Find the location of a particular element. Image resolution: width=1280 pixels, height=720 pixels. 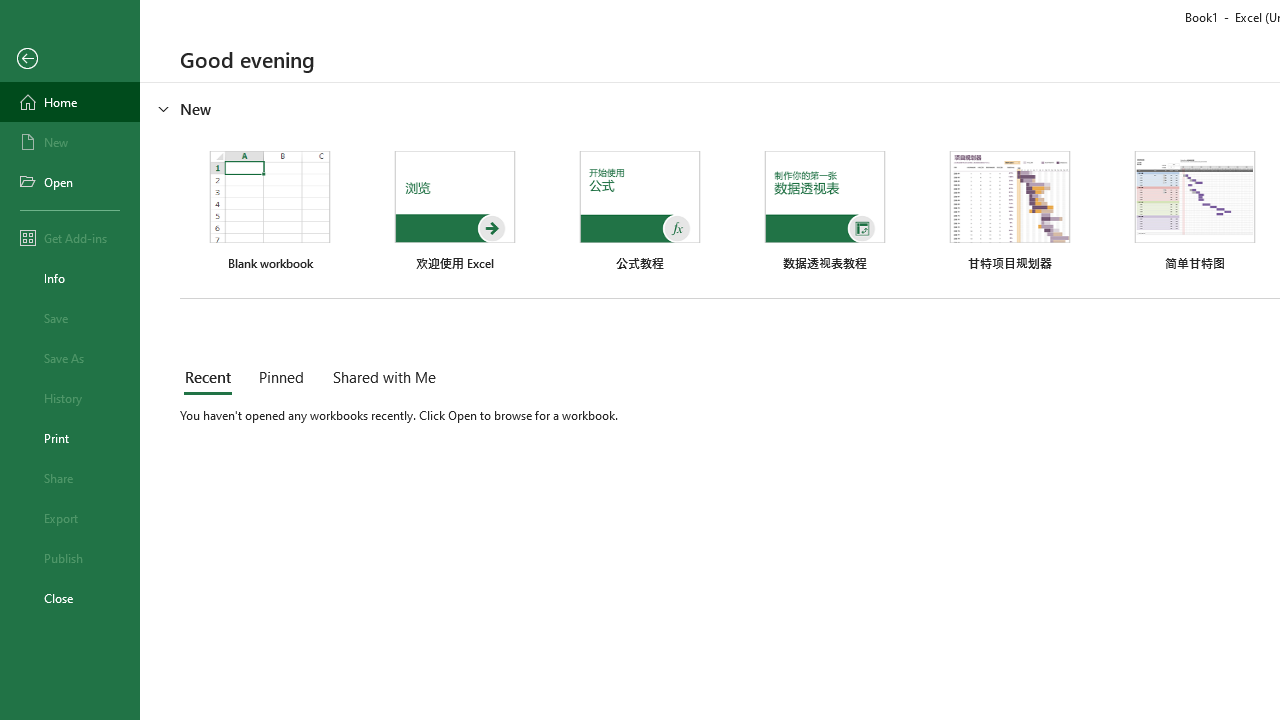

'Save As' is located at coordinates (69, 356).